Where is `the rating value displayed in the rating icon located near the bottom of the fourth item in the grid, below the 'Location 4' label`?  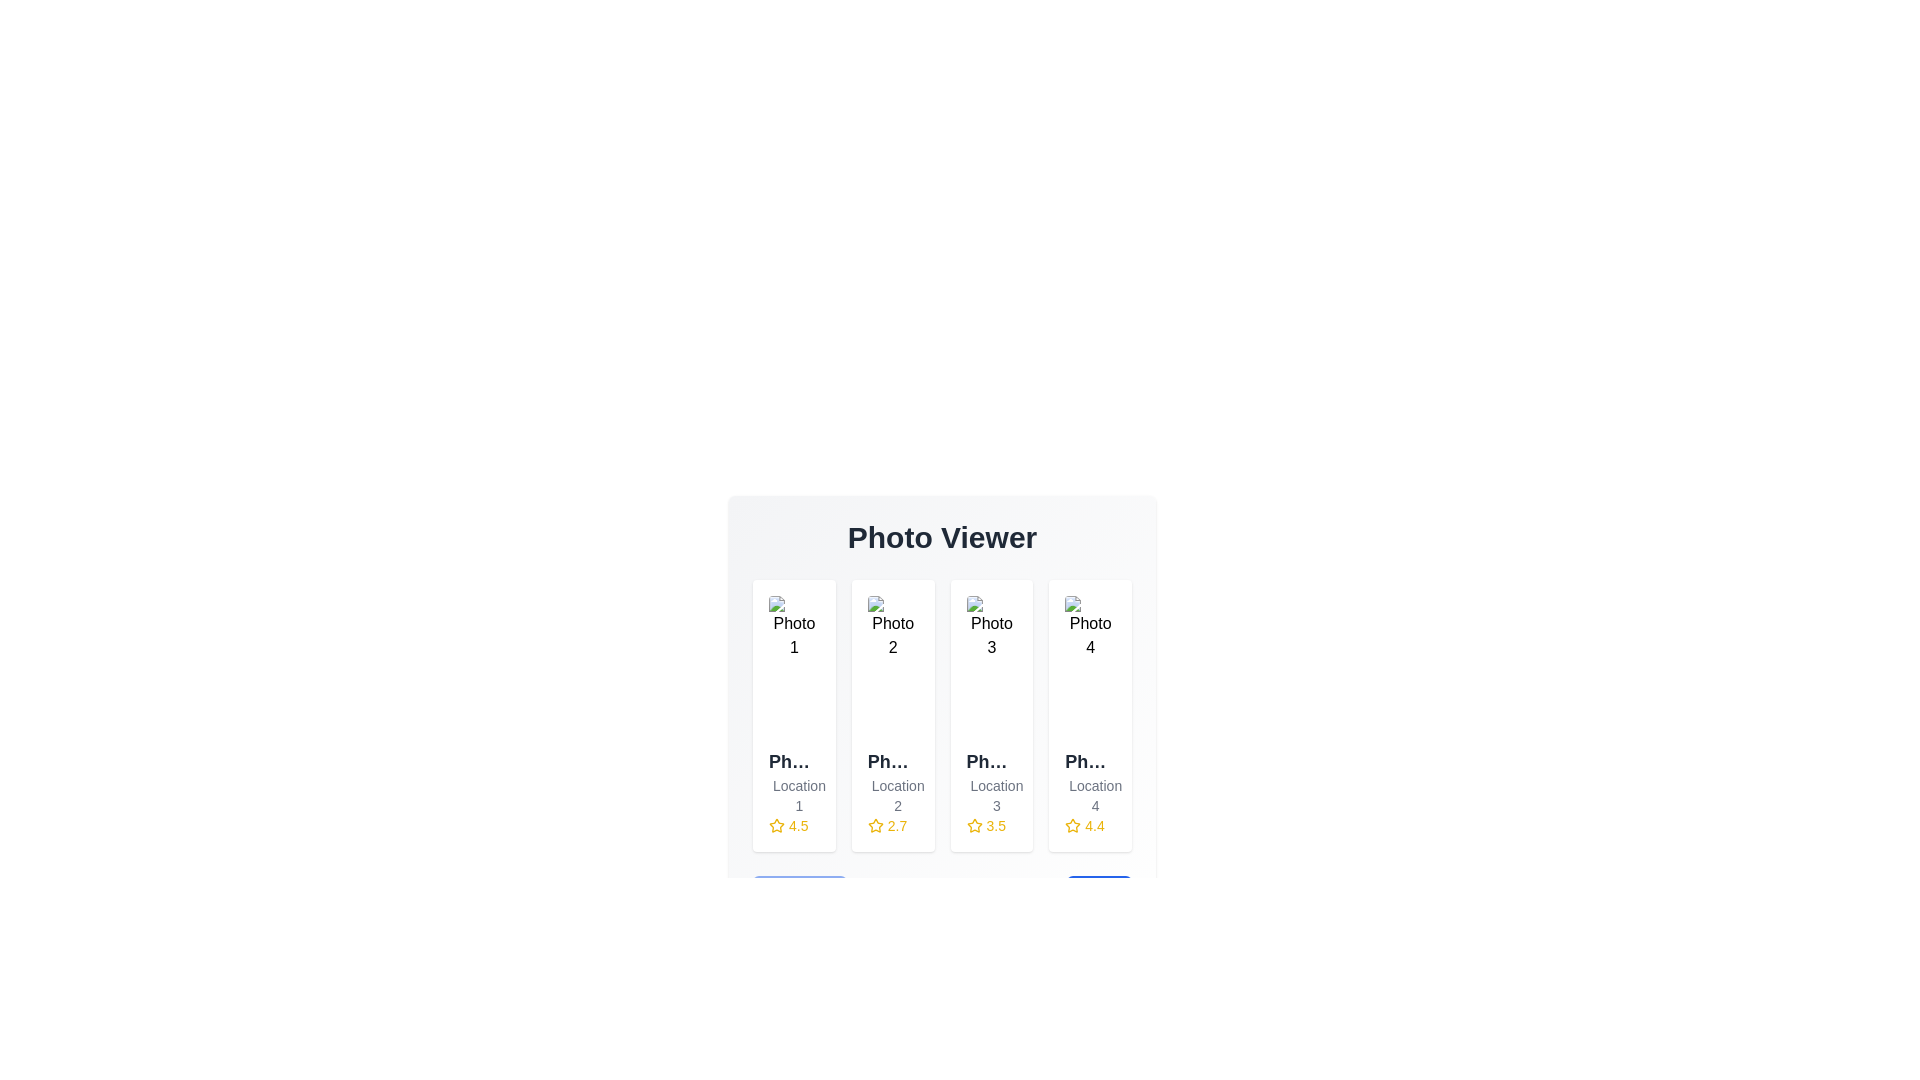 the rating value displayed in the rating icon located near the bottom of the fourth item in the grid, below the 'Location 4' label is located at coordinates (1089, 825).